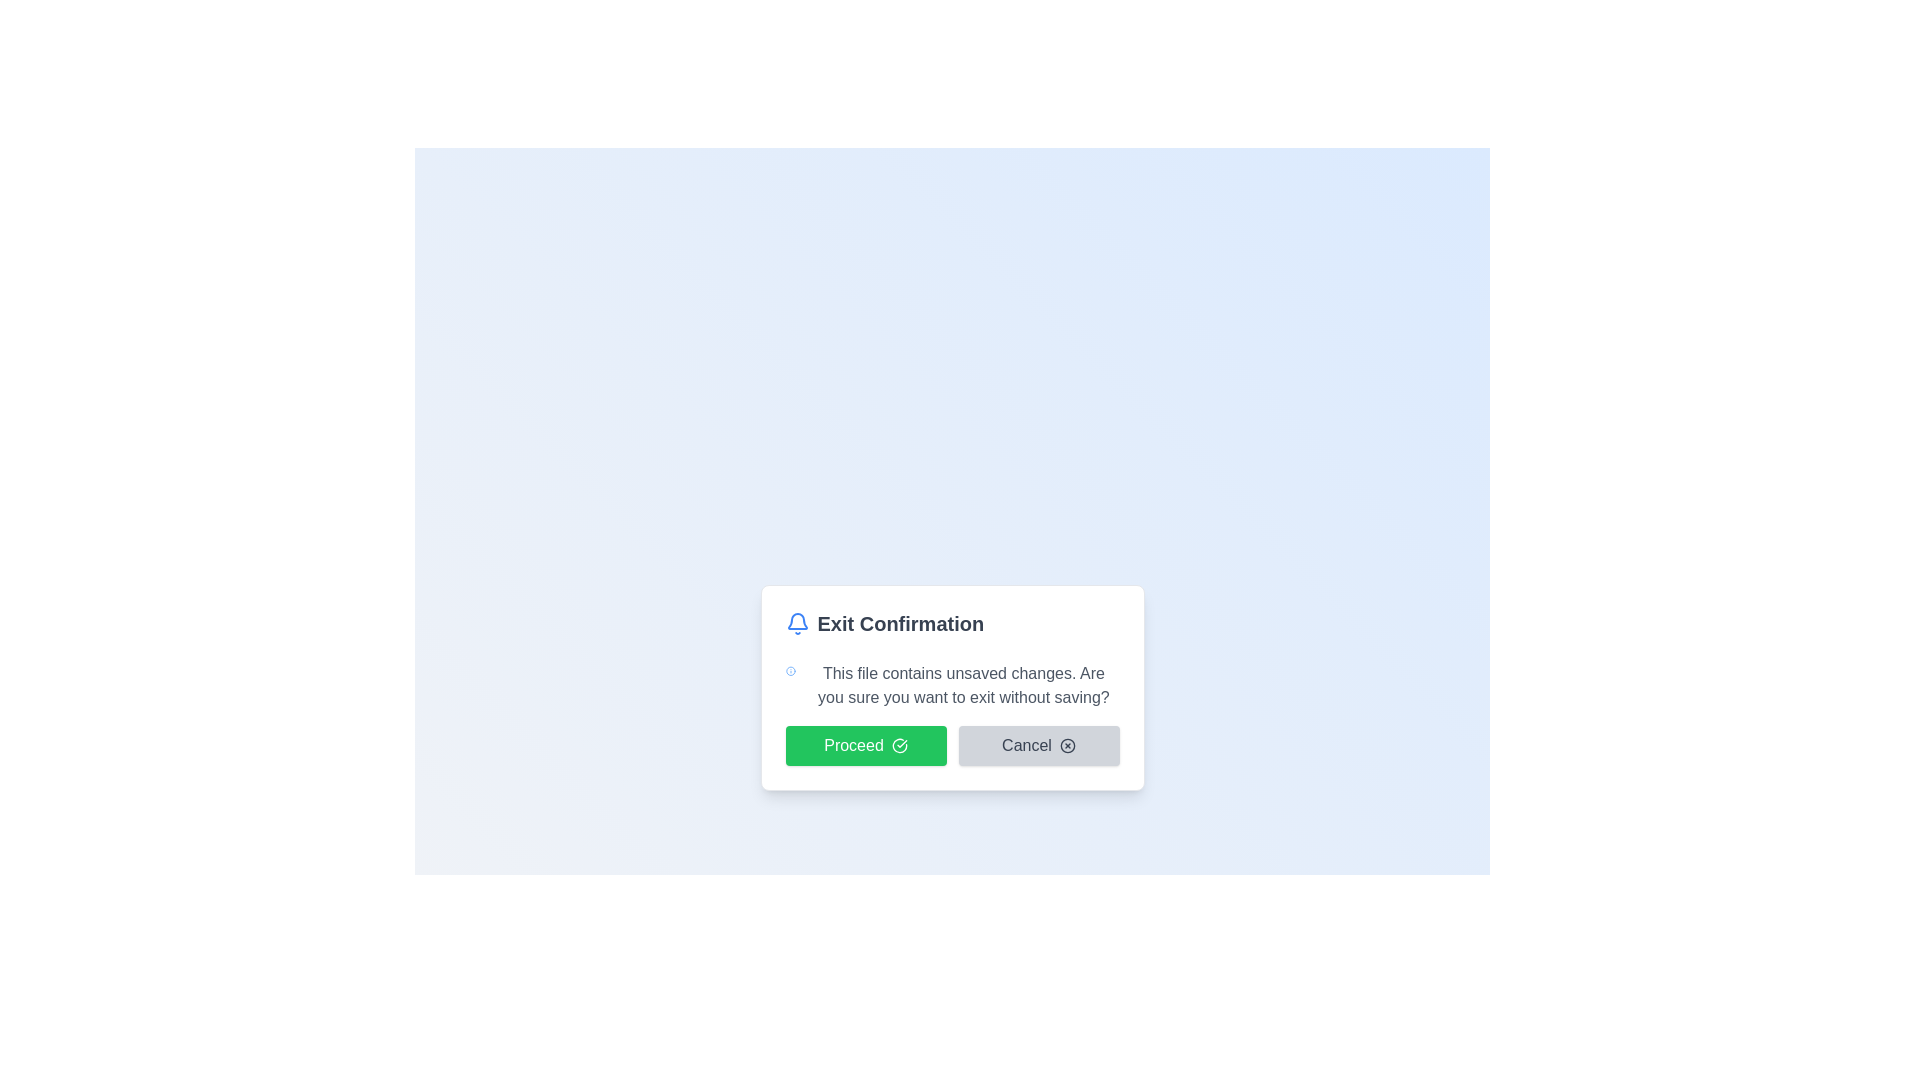  I want to click on the 'Cancel' button located in the bottom-right corner of the 'Exit Confirmation' dialog box, so click(1038, 745).